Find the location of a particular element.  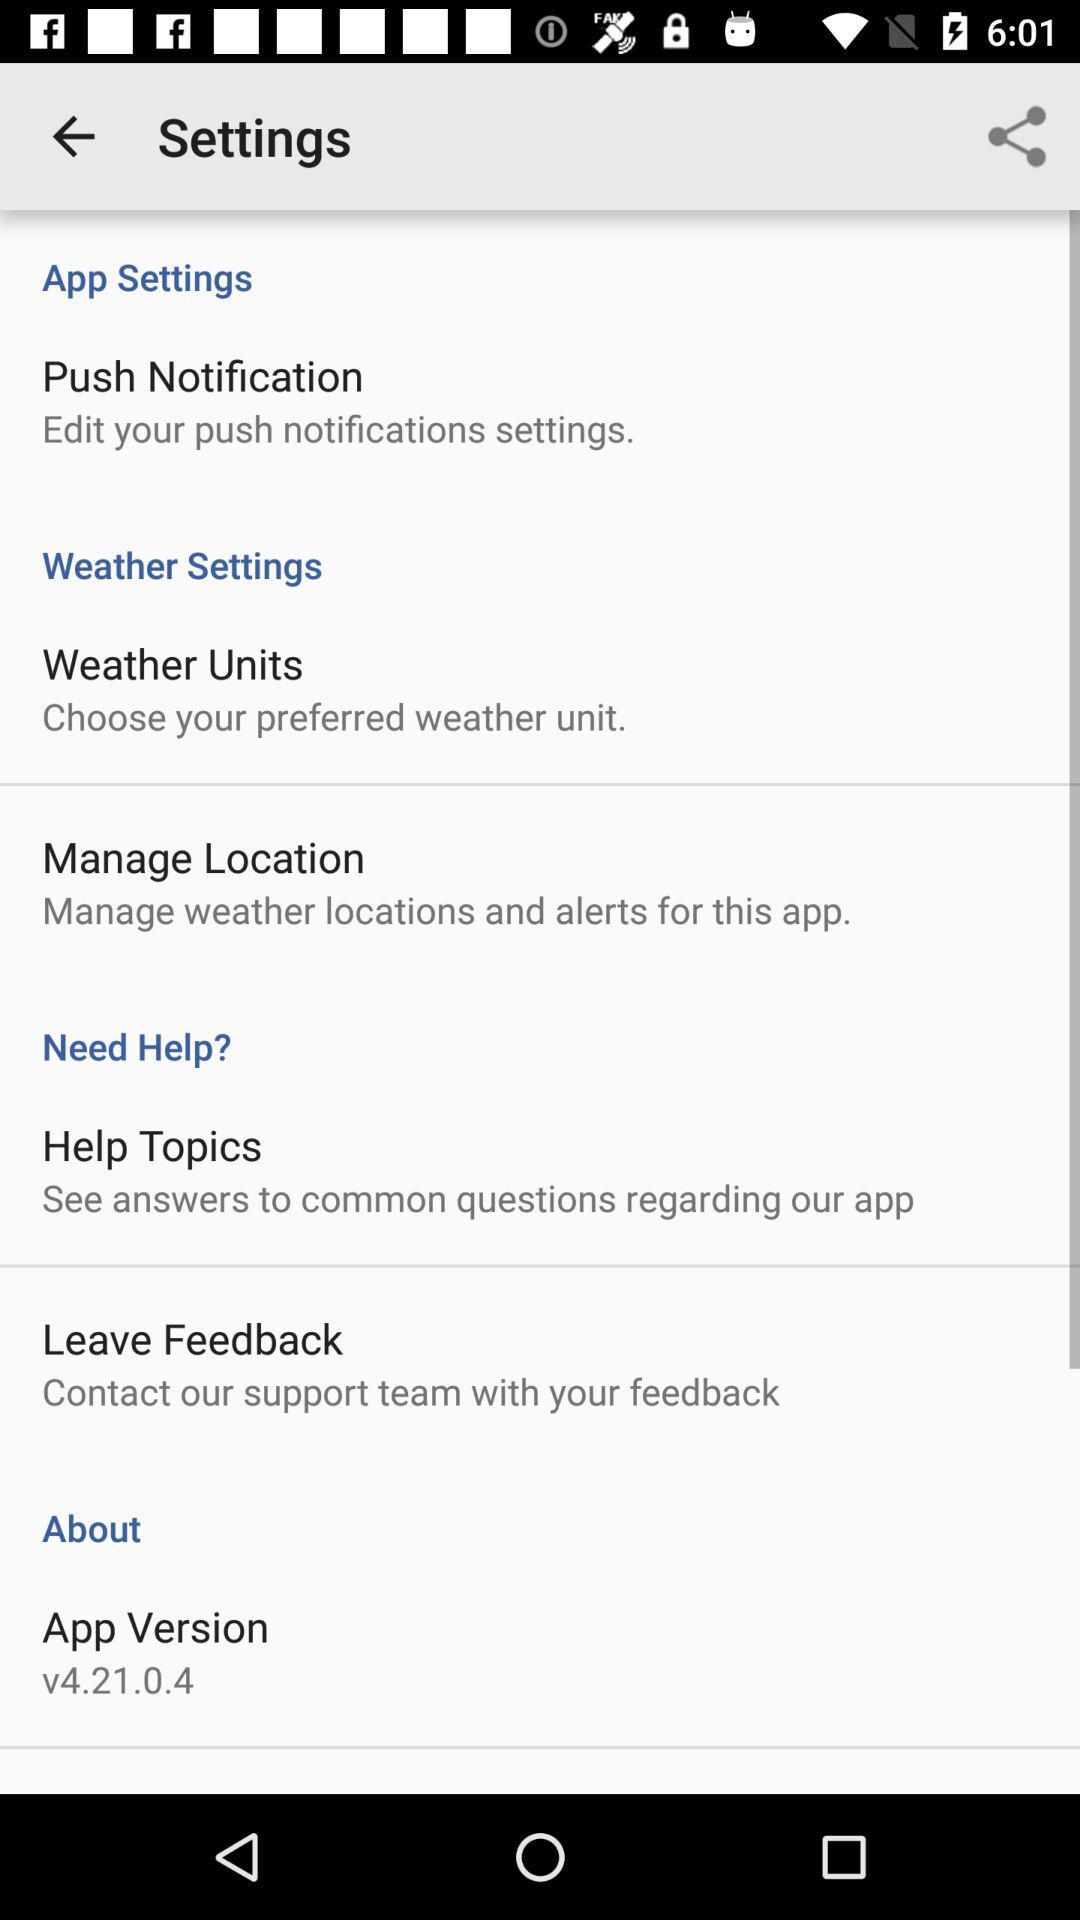

the choose your preferred item is located at coordinates (333, 716).